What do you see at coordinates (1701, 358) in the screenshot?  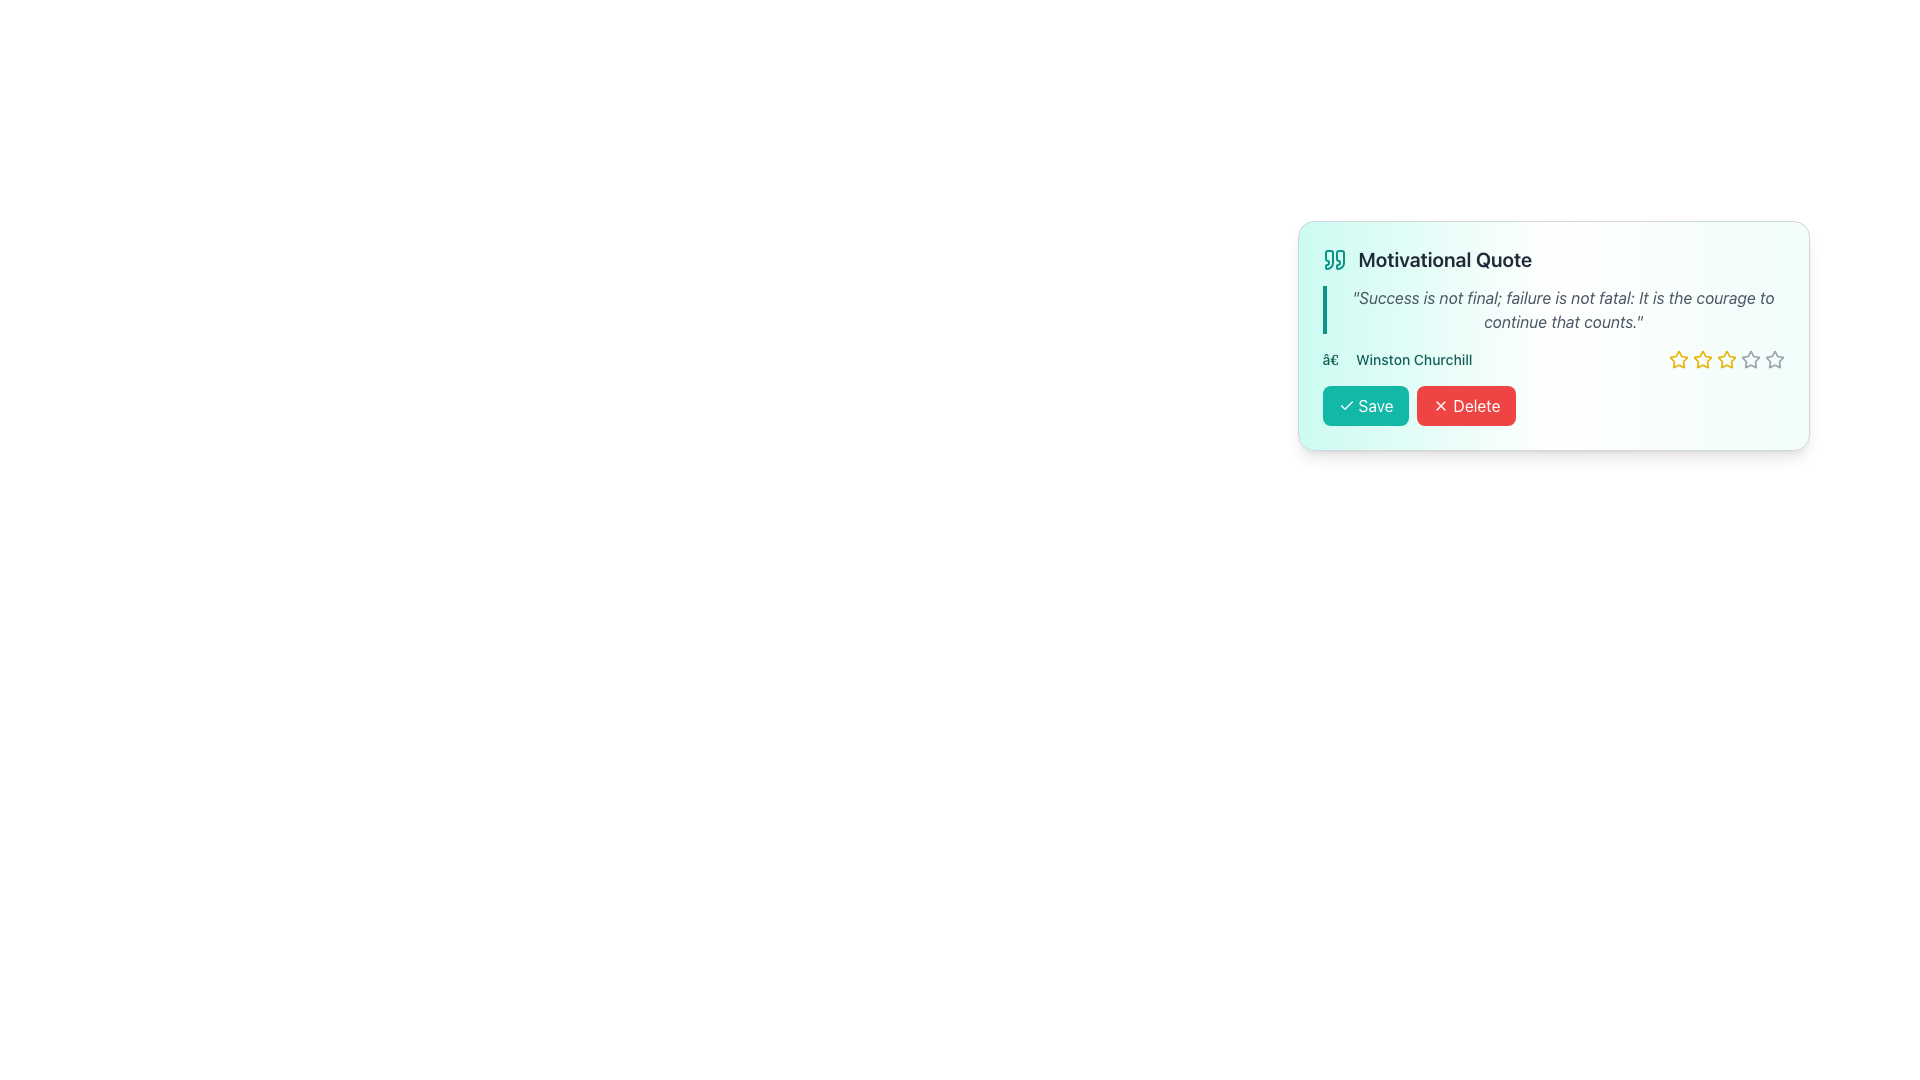 I see `the second yellow star-shaped icon in the row of five icons` at bounding box center [1701, 358].